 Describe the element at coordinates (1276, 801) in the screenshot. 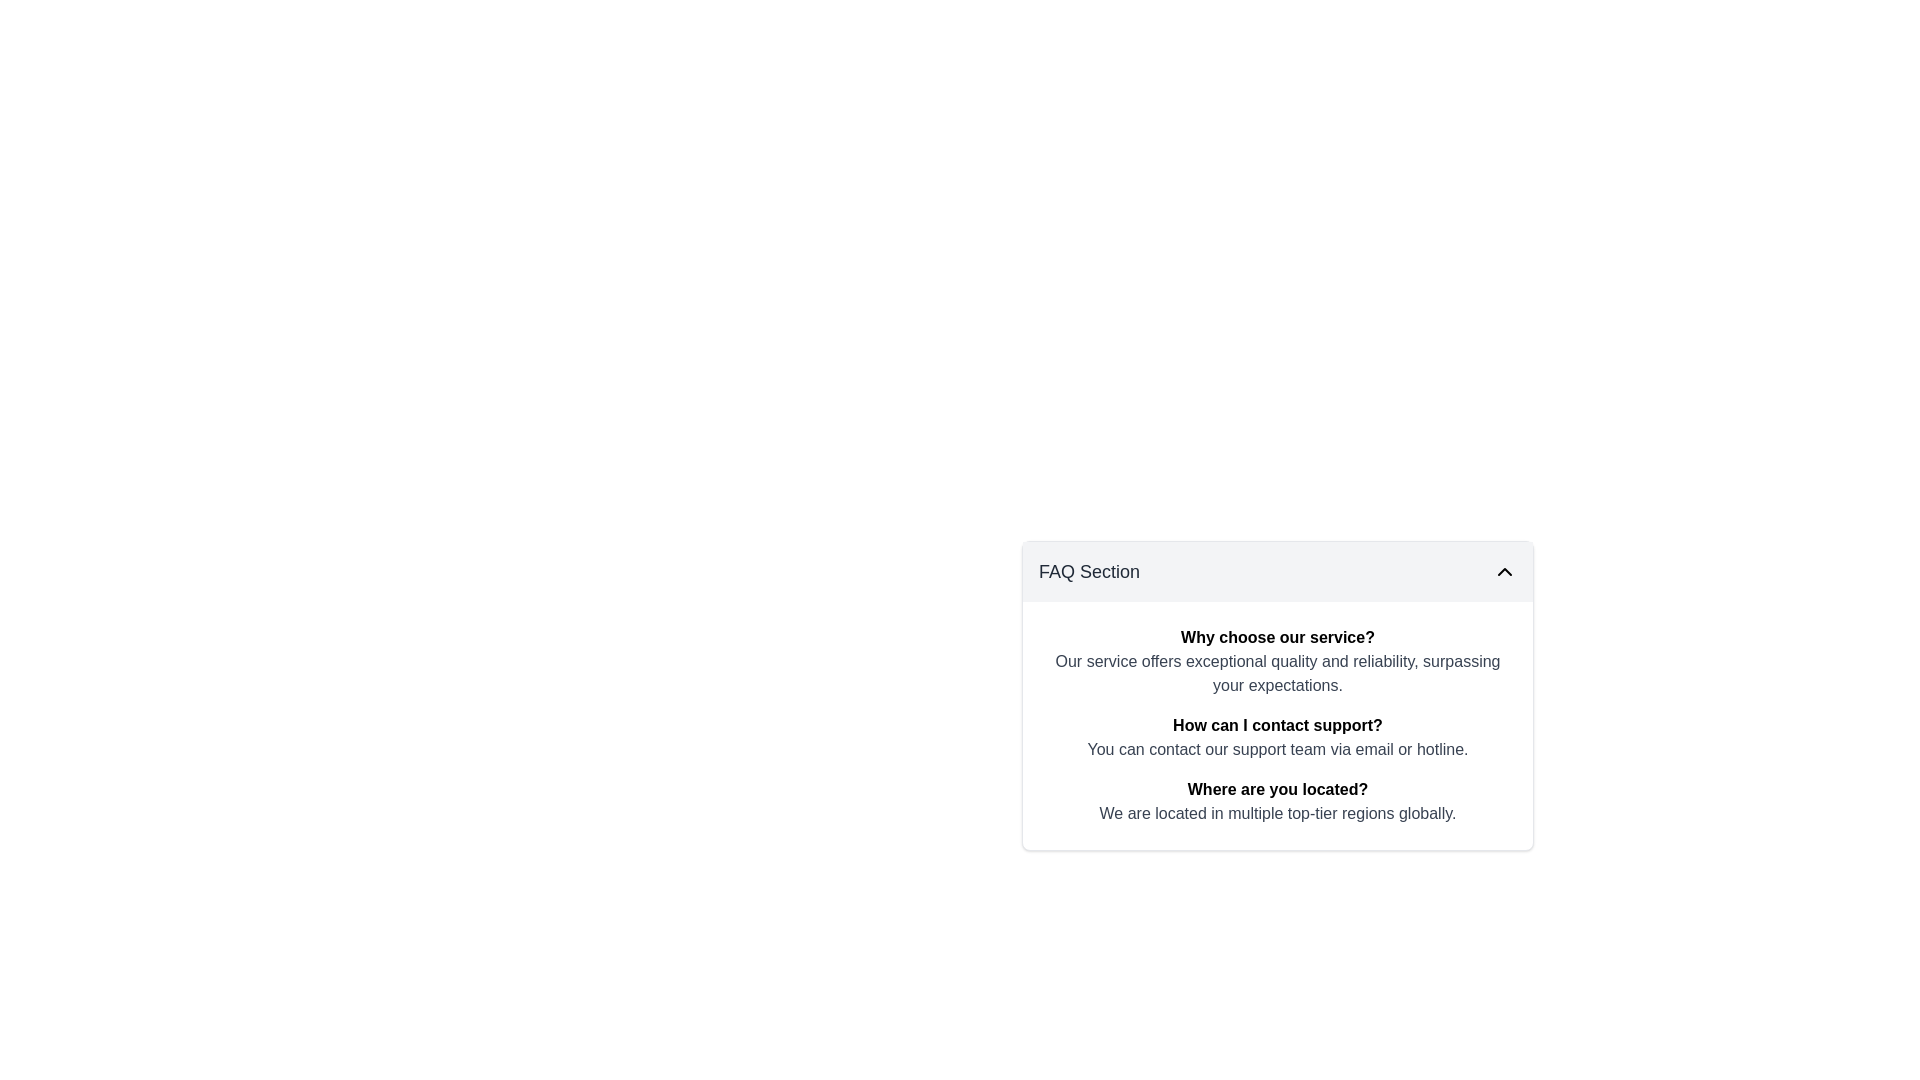

I see `information presented in the Text block that is the third entry listed under the FAQ Section` at that location.